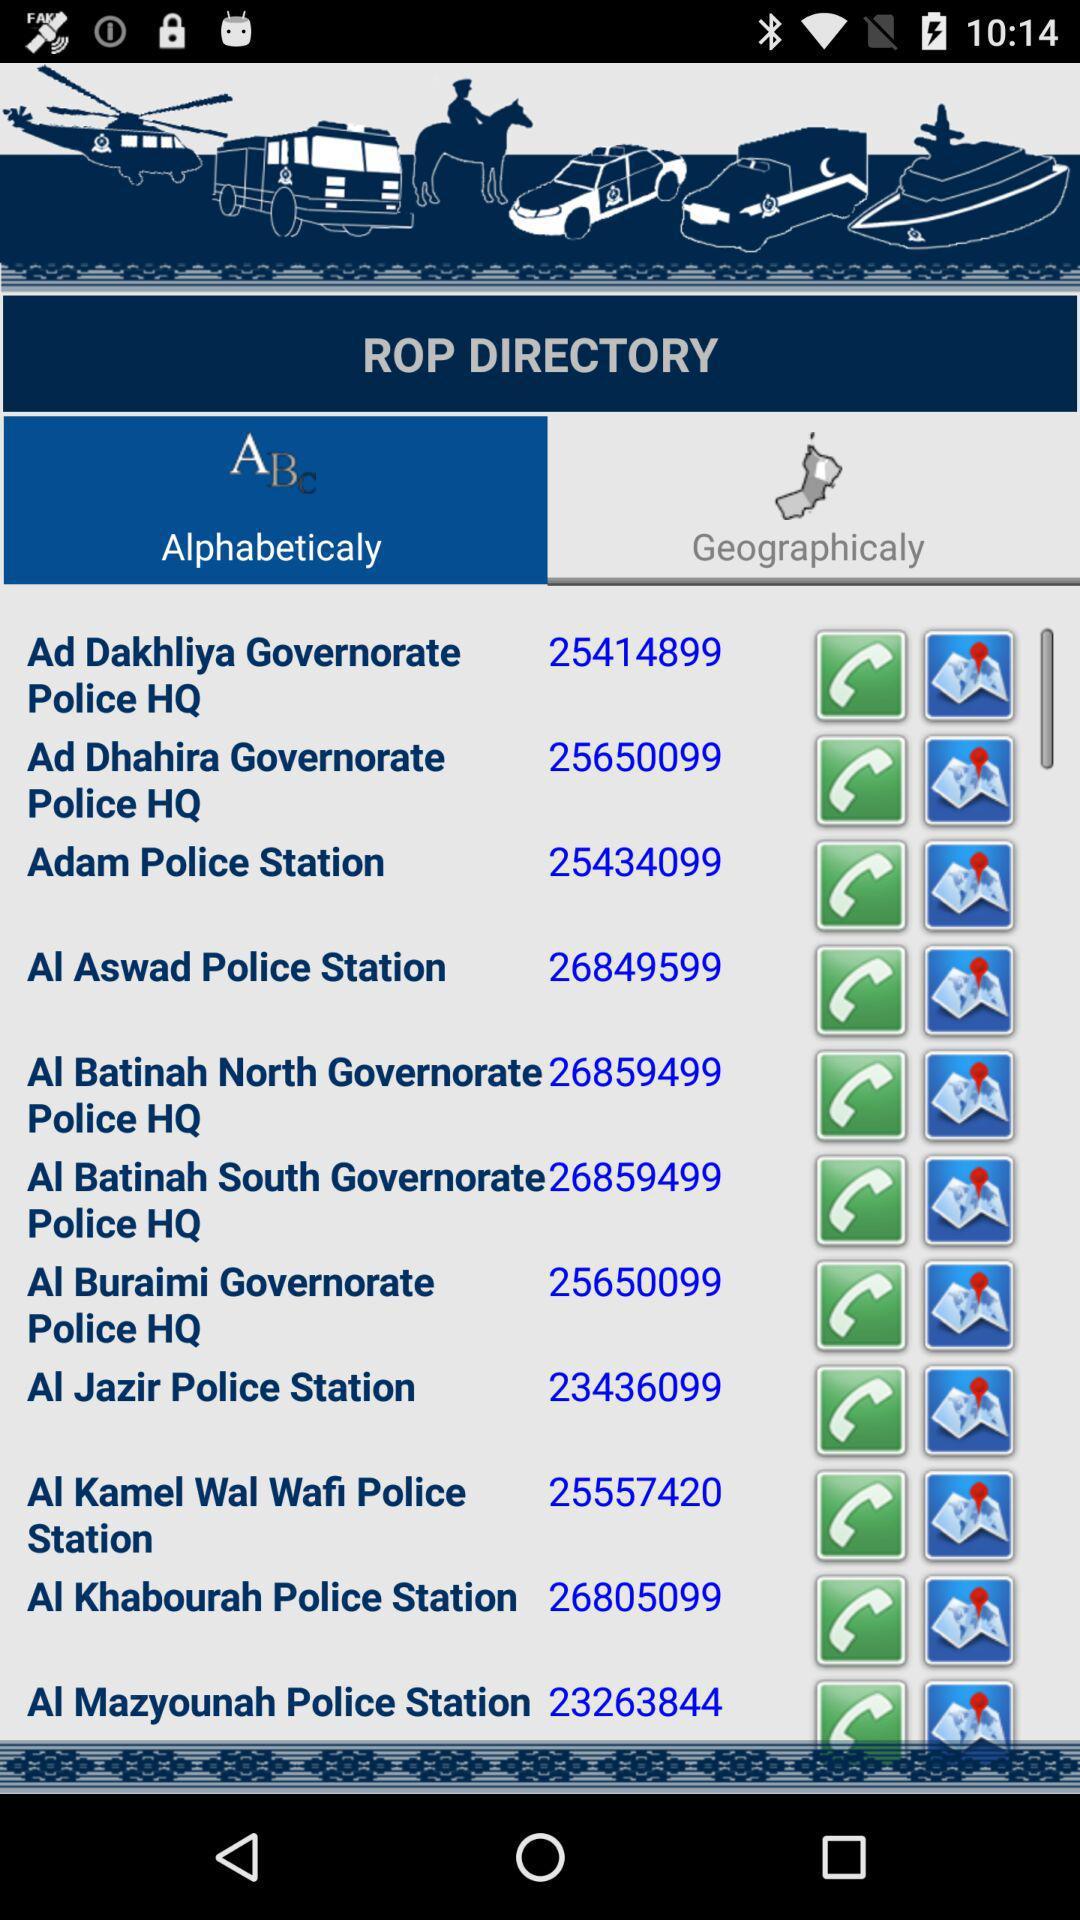 The height and width of the screenshot is (1920, 1080). Describe the element at coordinates (859, 676) in the screenshot. I see `call phone number` at that location.